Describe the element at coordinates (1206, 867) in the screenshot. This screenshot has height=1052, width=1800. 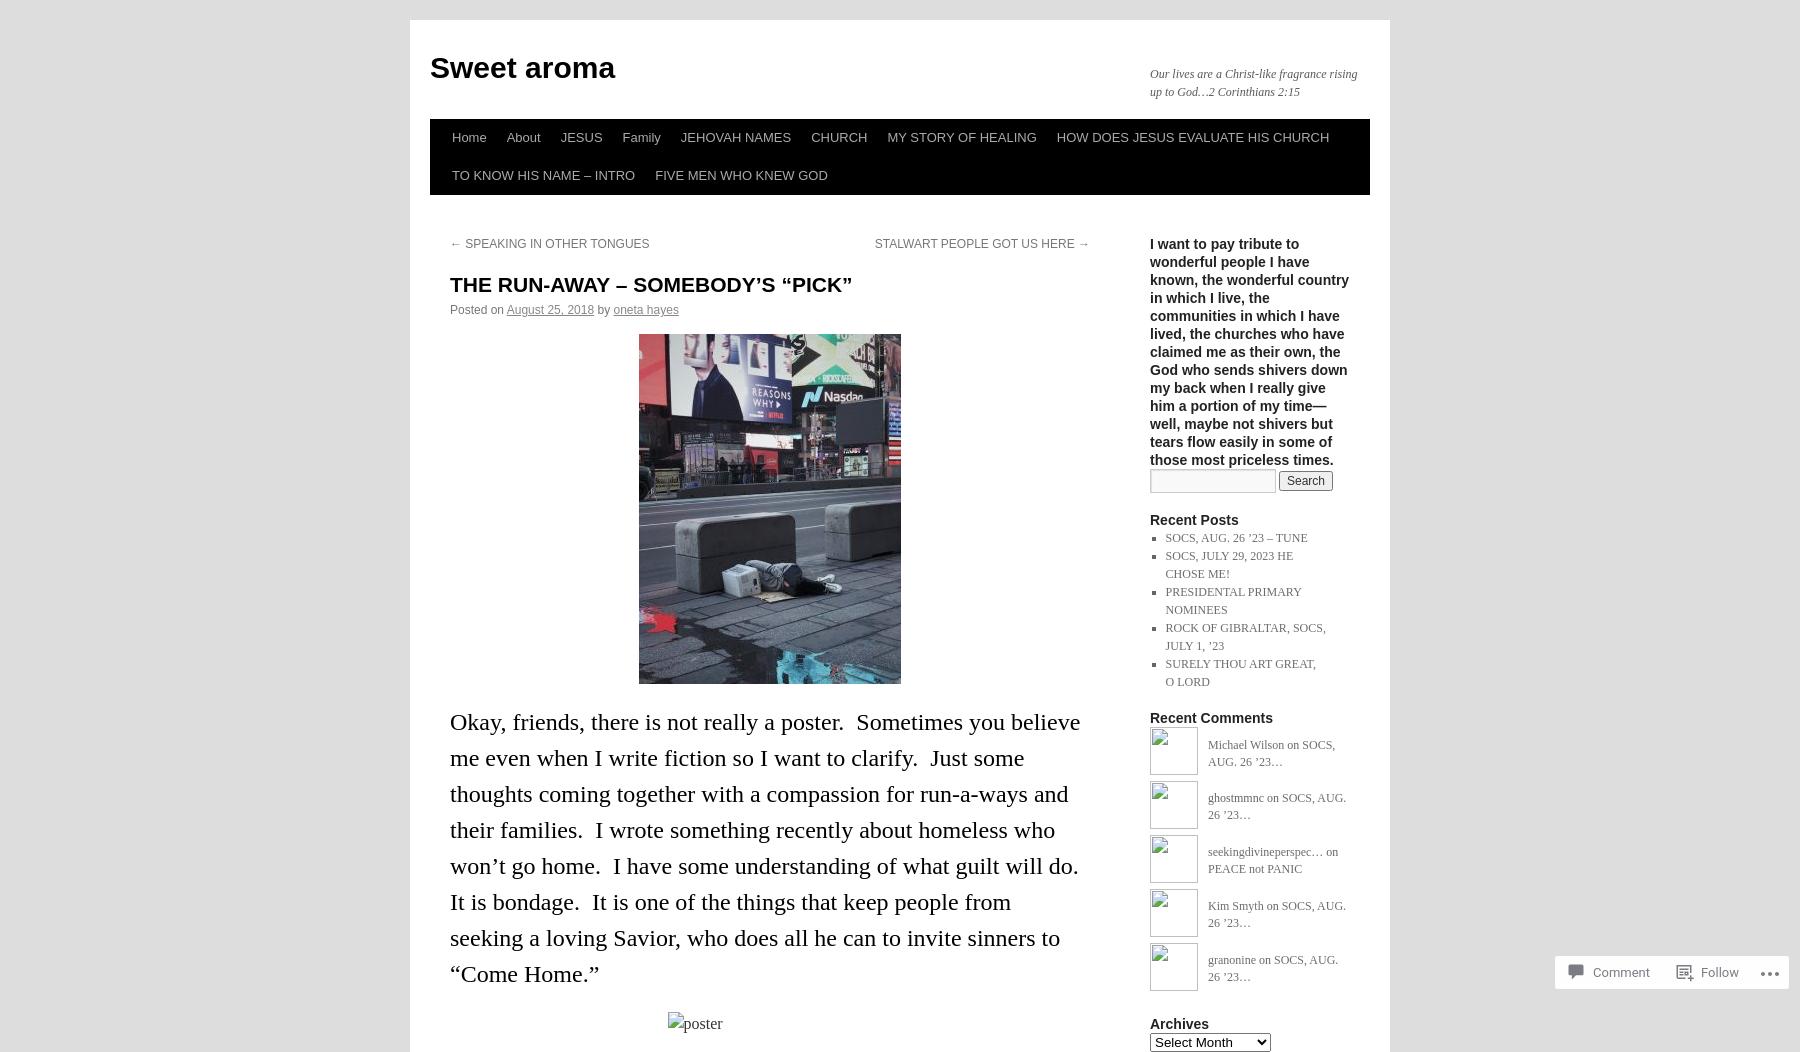
I see `'PEACE not PANIC'` at that location.